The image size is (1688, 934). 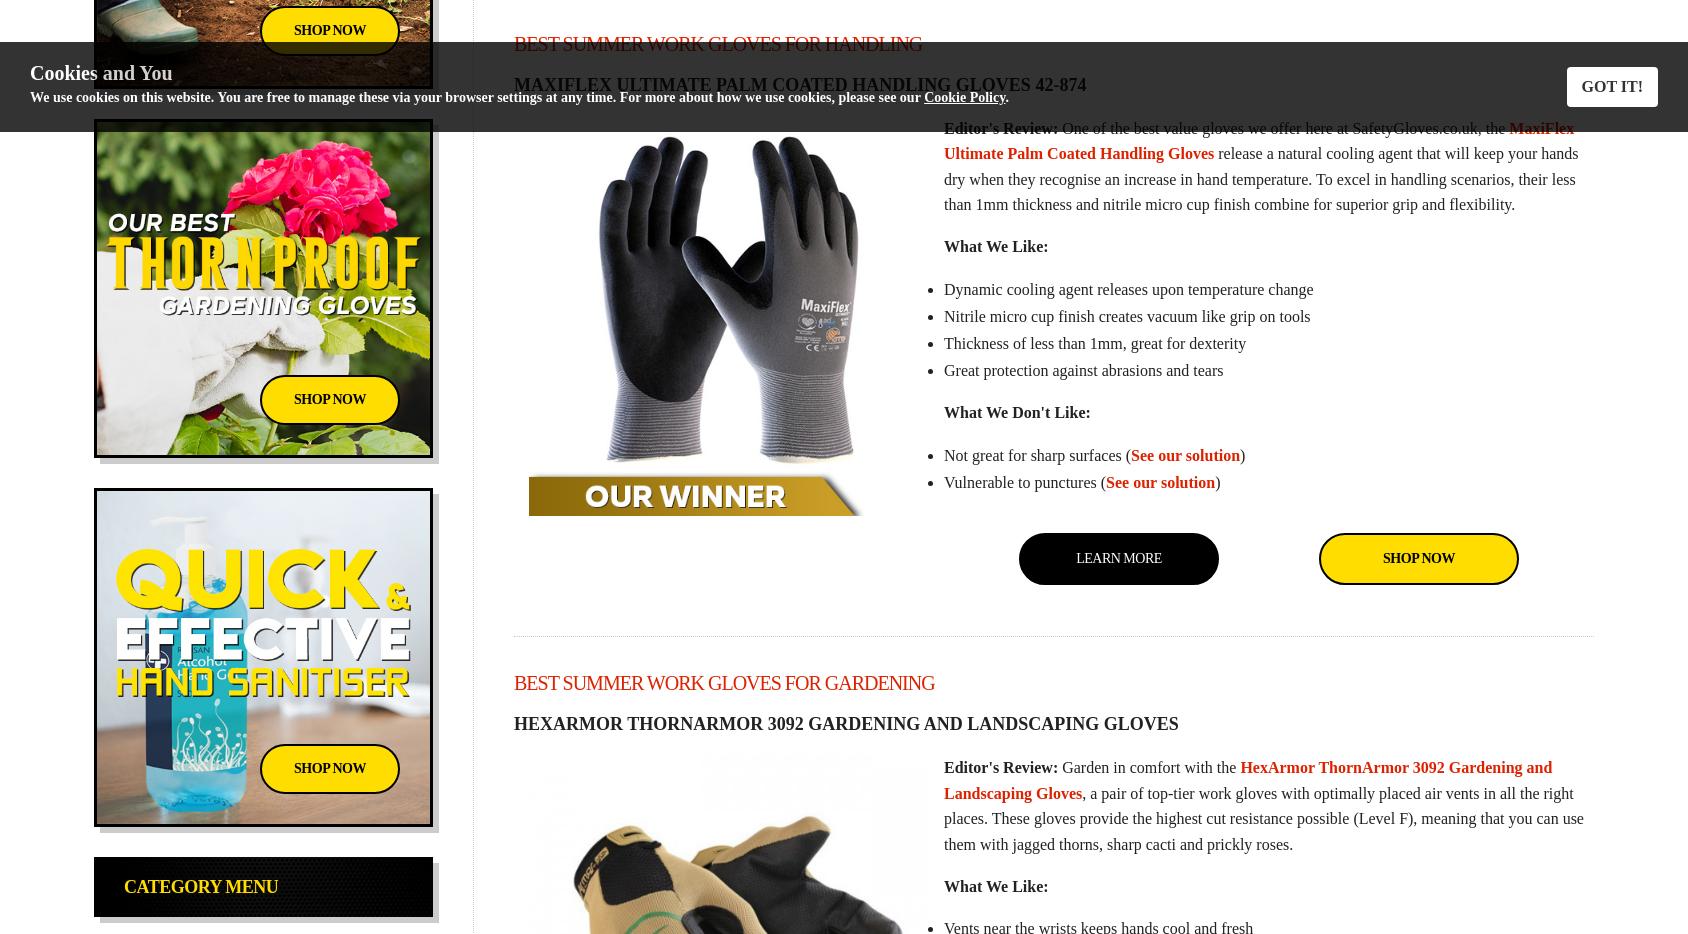 I want to click on 'Best Summer Work Gloves for Handling', so click(x=717, y=41).